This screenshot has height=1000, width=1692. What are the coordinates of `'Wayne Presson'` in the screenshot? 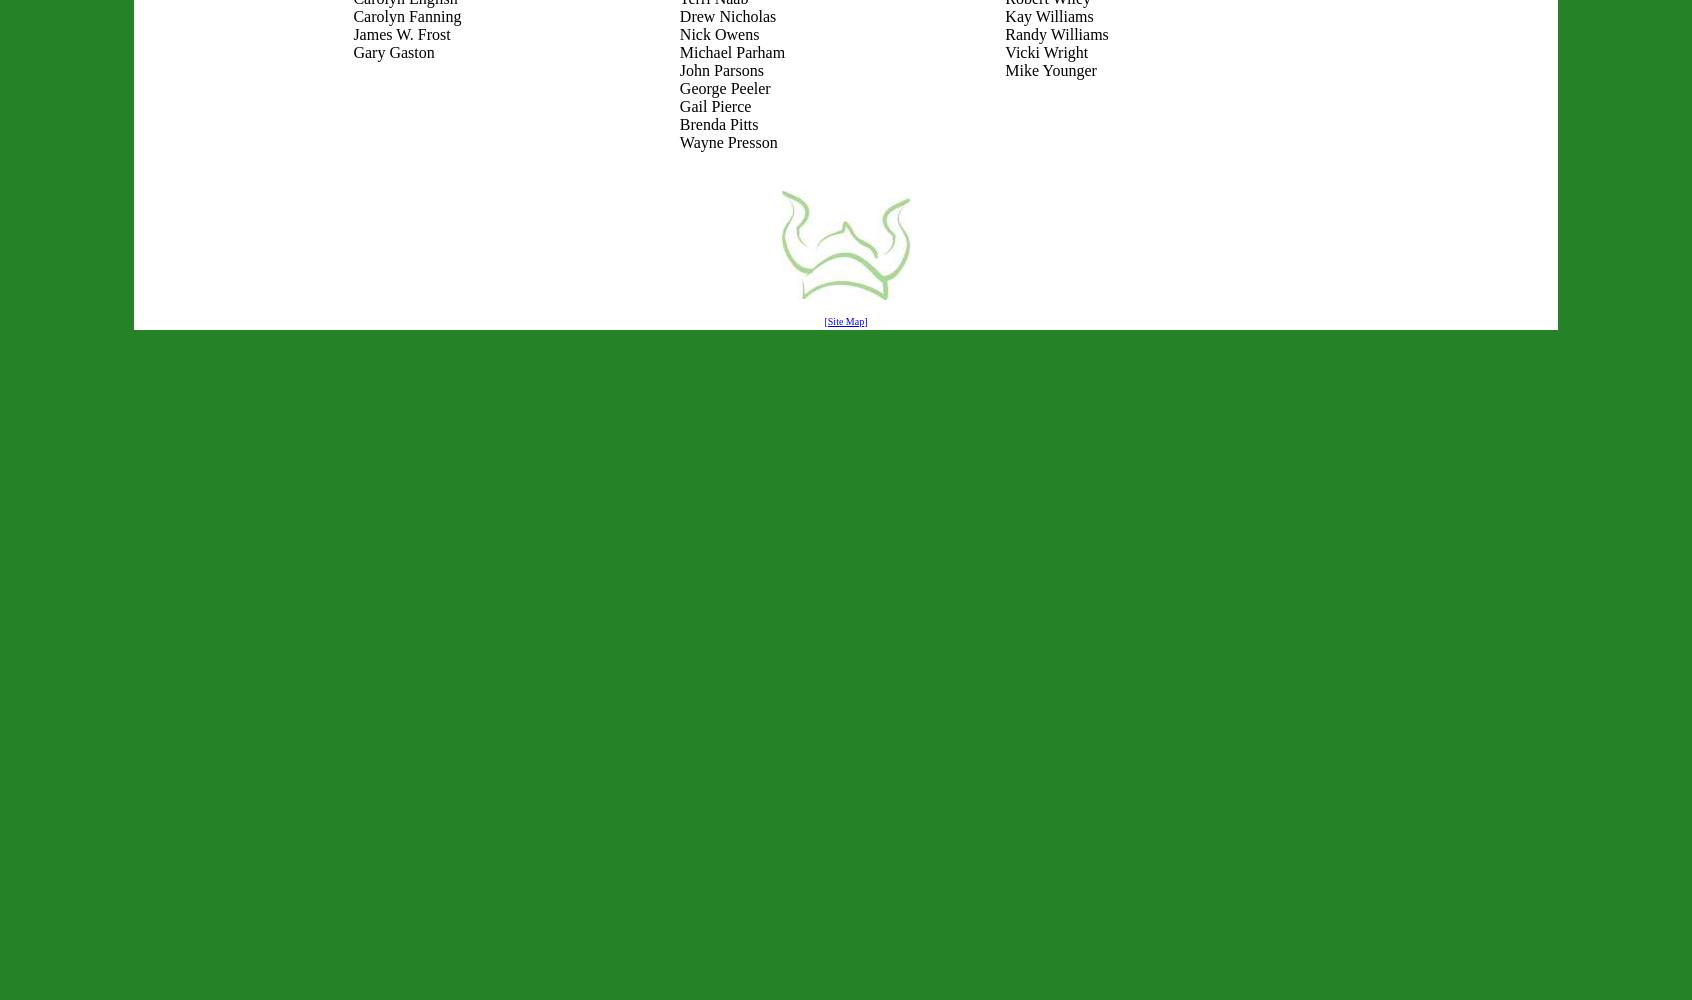 It's located at (727, 142).